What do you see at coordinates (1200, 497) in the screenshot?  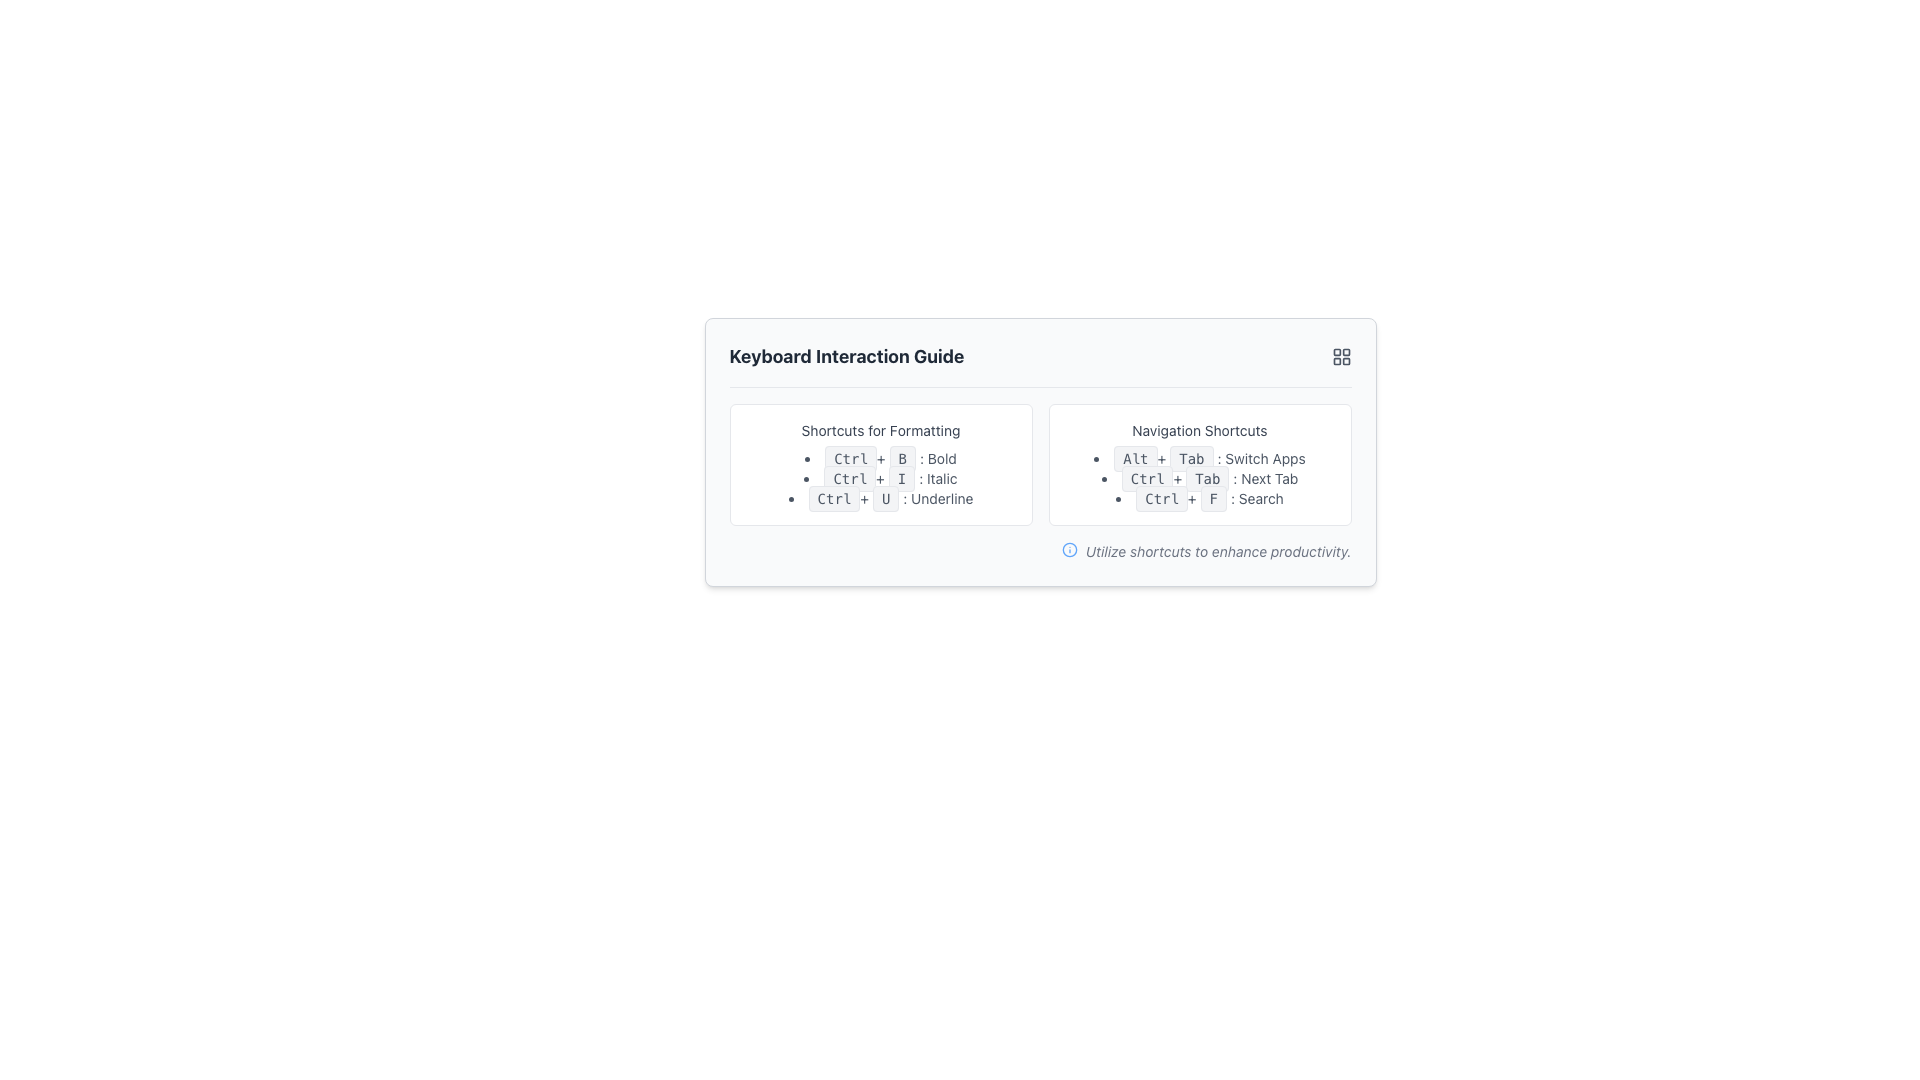 I see `informational content displaying the keyboard shortcut 'Ctrl+F' and its functionality 'Search', which is the third item in the 'Navigation Shortcuts' list` at bounding box center [1200, 497].